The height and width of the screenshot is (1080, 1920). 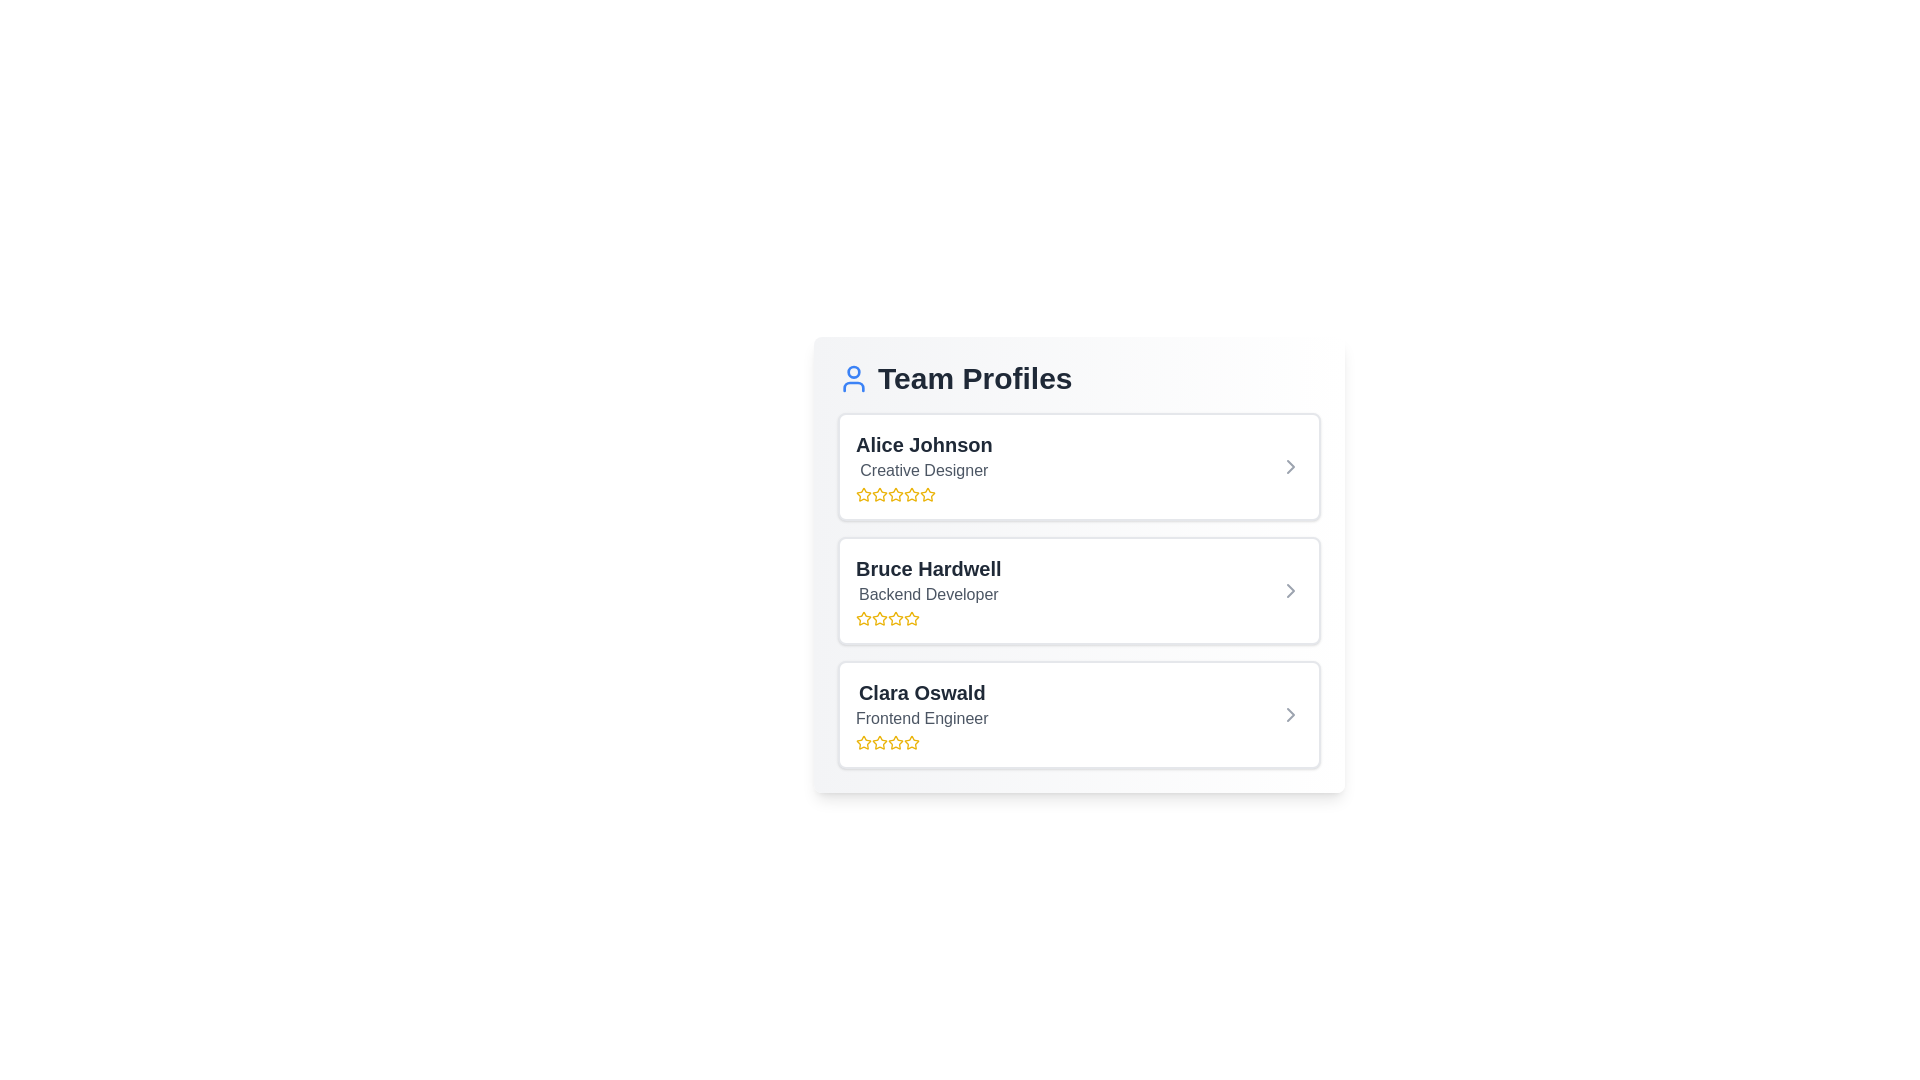 What do you see at coordinates (926, 494) in the screenshot?
I see `the rating to 5 stars by clicking on the corresponding star` at bounding box center [926, 494].